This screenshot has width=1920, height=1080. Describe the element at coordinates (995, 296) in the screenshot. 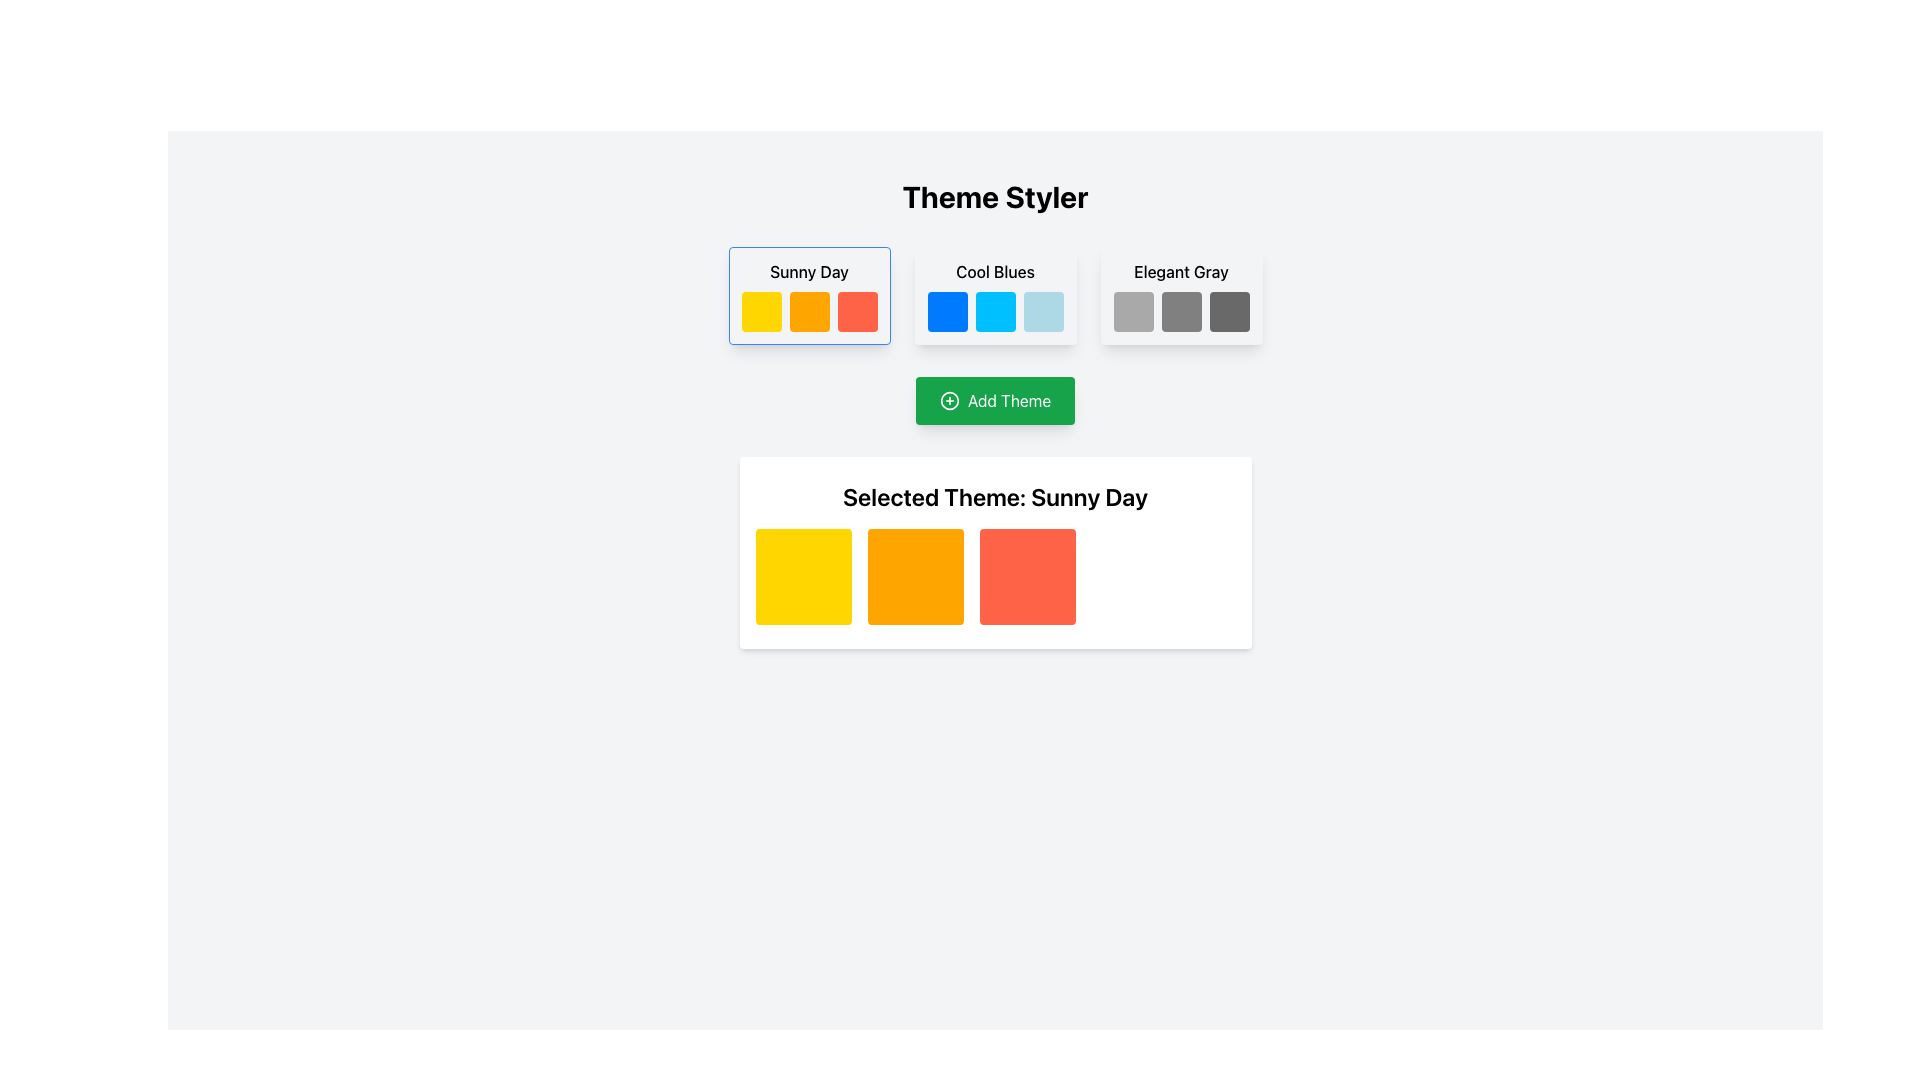

I see `the 'Cool Blues' button in the 'Theme Styler' section` at that location.